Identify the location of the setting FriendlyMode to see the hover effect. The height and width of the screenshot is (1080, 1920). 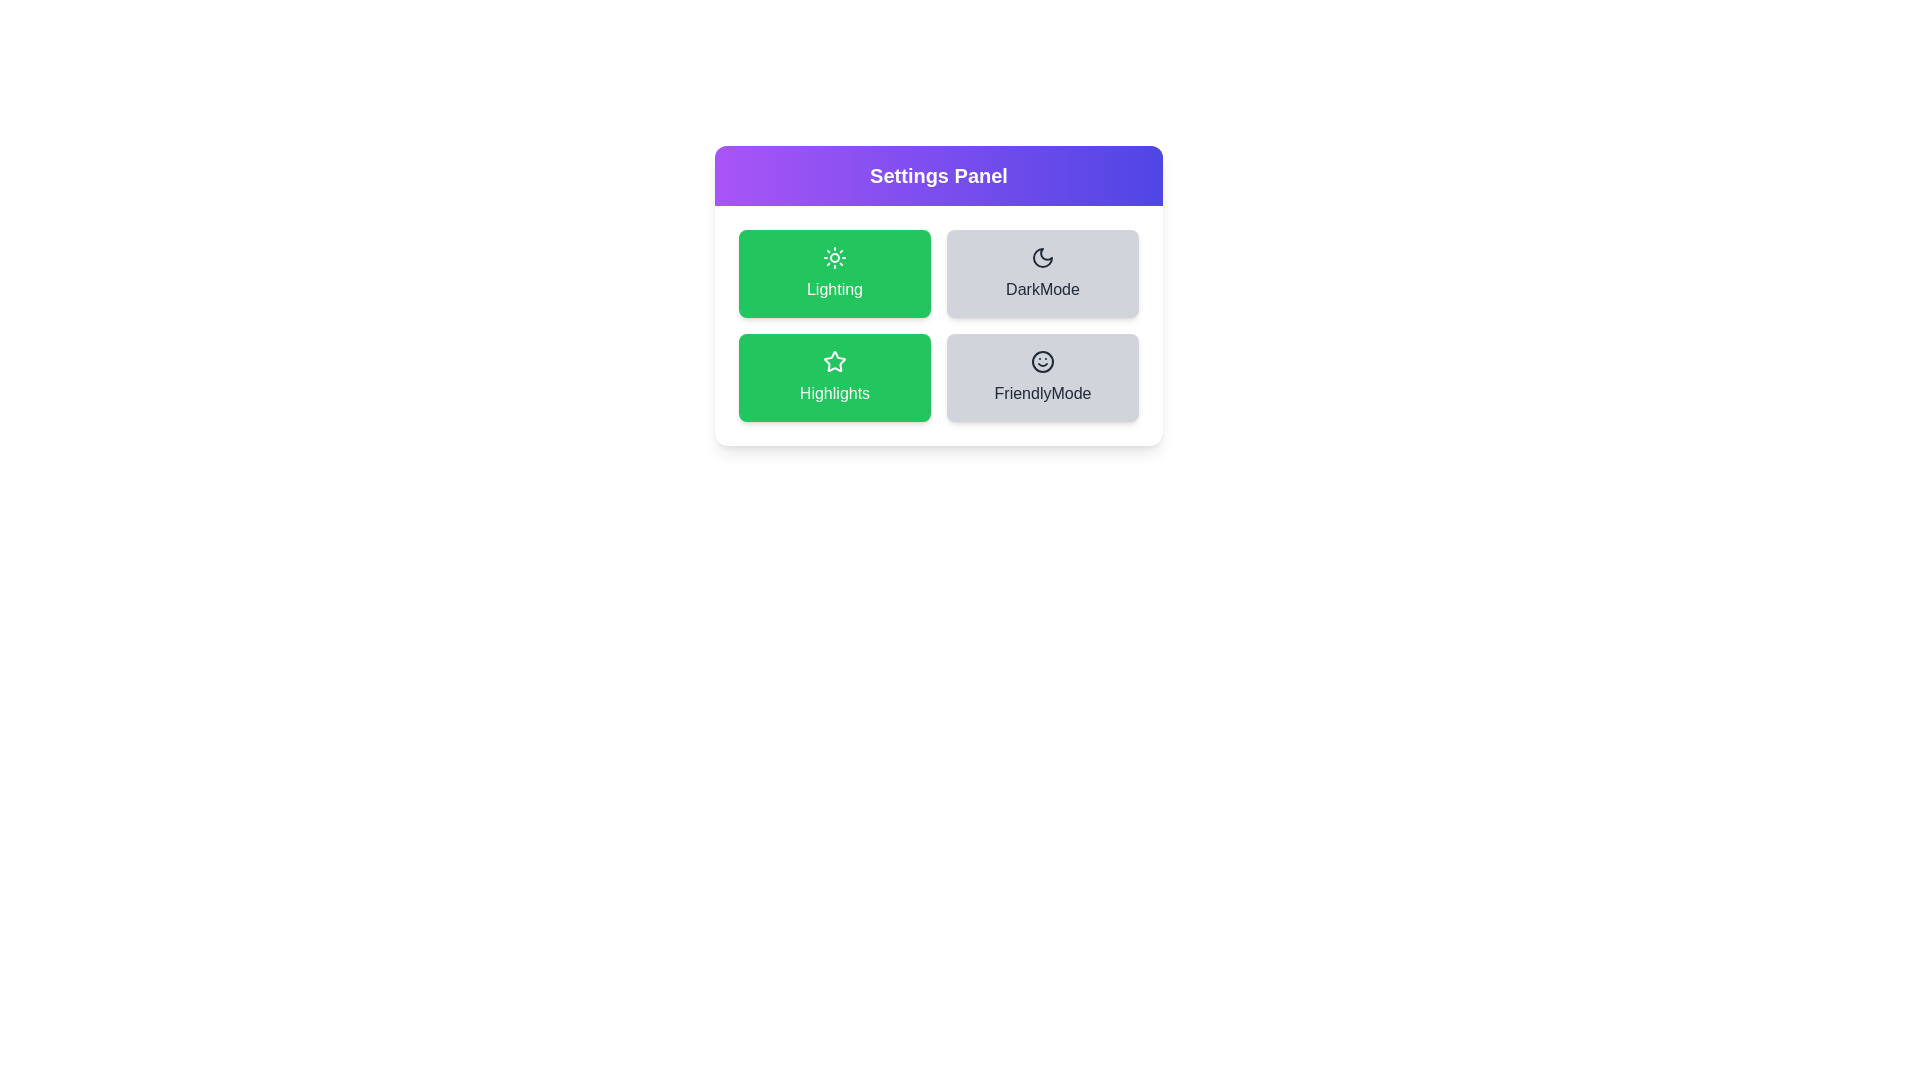
(1041, 378).